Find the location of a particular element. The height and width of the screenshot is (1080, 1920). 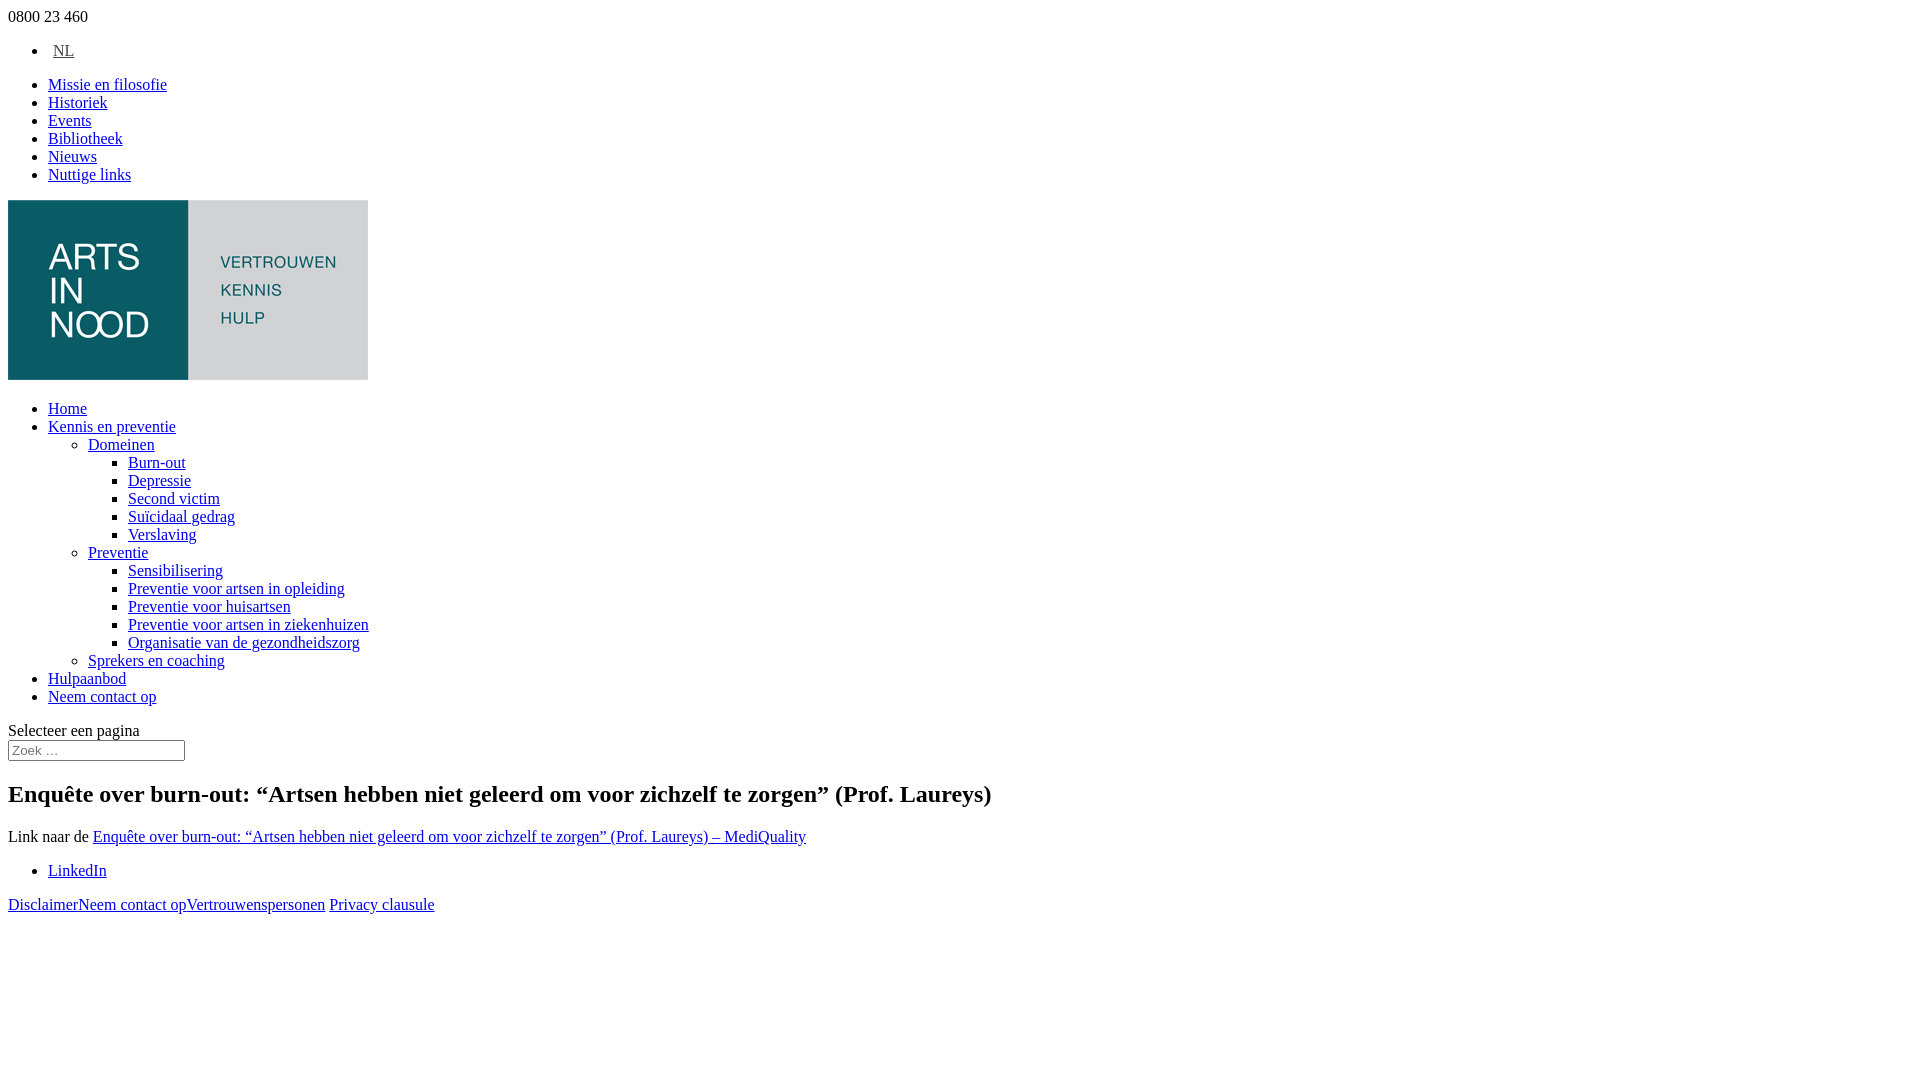

'Verslaving' is located at coordinates (162, 533).